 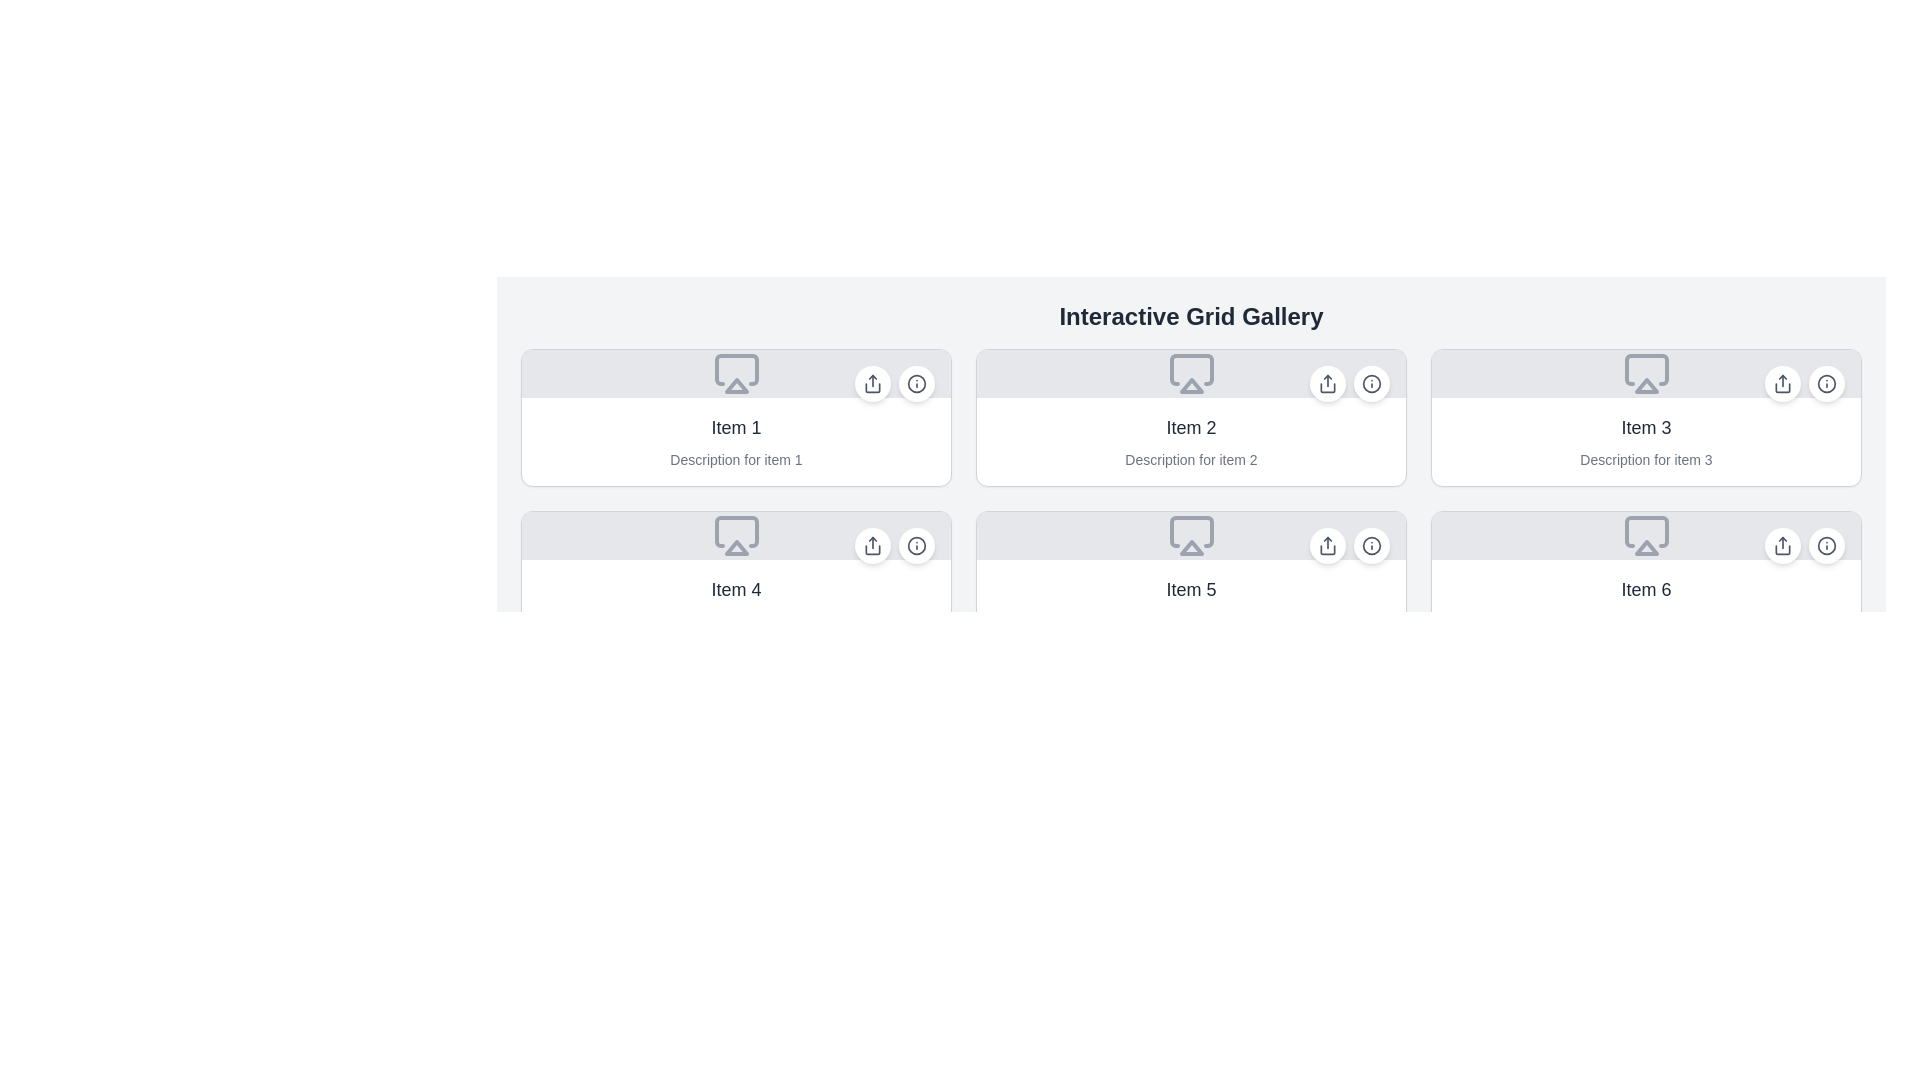 I want to click on the Informational button located in the top-right corner of the card labeled 'Item 5', so click(x=1371, y=546).